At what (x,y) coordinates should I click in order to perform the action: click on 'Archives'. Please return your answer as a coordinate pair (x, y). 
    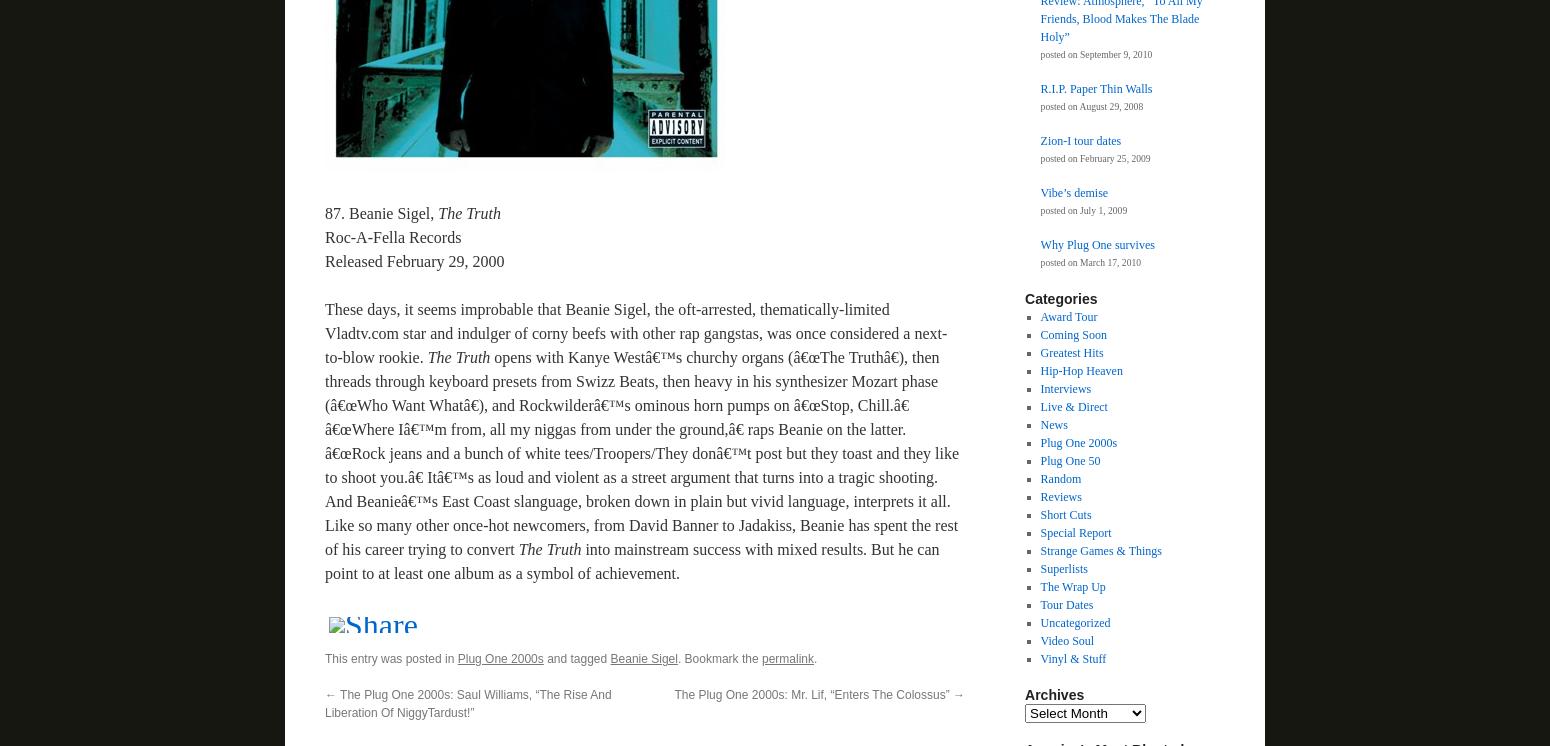
    Looking at the image, I should click on (1054, 694).